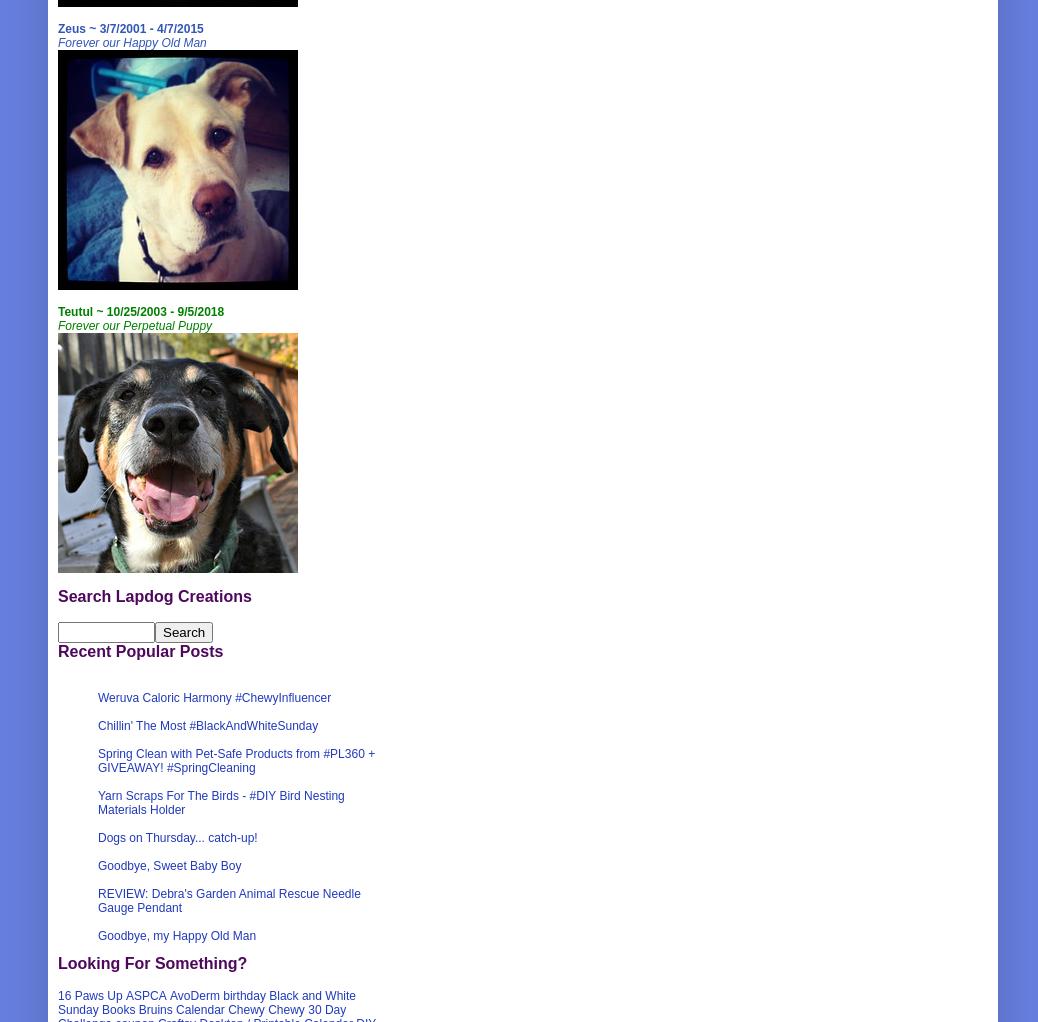 The width and height of the screenshot is (1038, 1022). Describe the element at coordinates (235, 759) in the screenshot. I see `'Spring Clean with Pet-Safe Products from #PL360 + GIVEAWAY! #SpringCleaning'` at that location.